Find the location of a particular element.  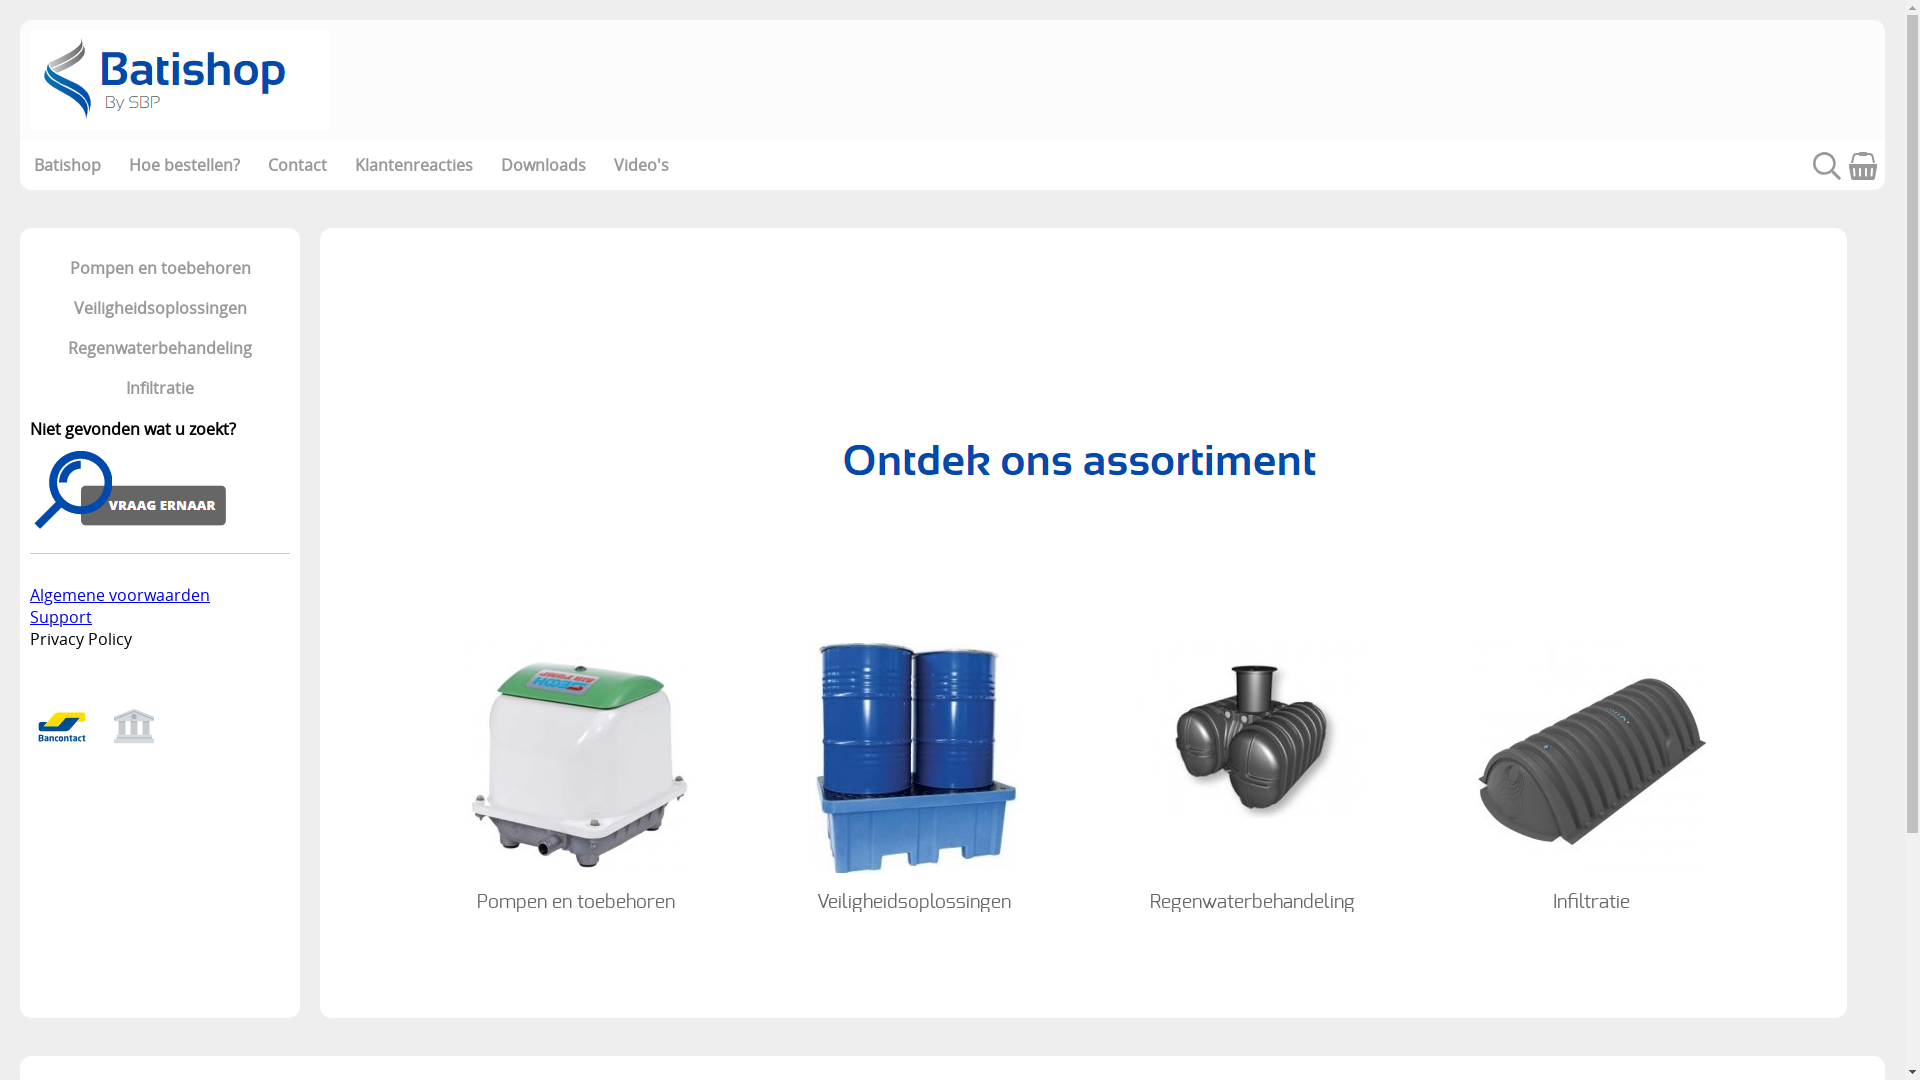

'Video's' is located at coordinates (641, 164).